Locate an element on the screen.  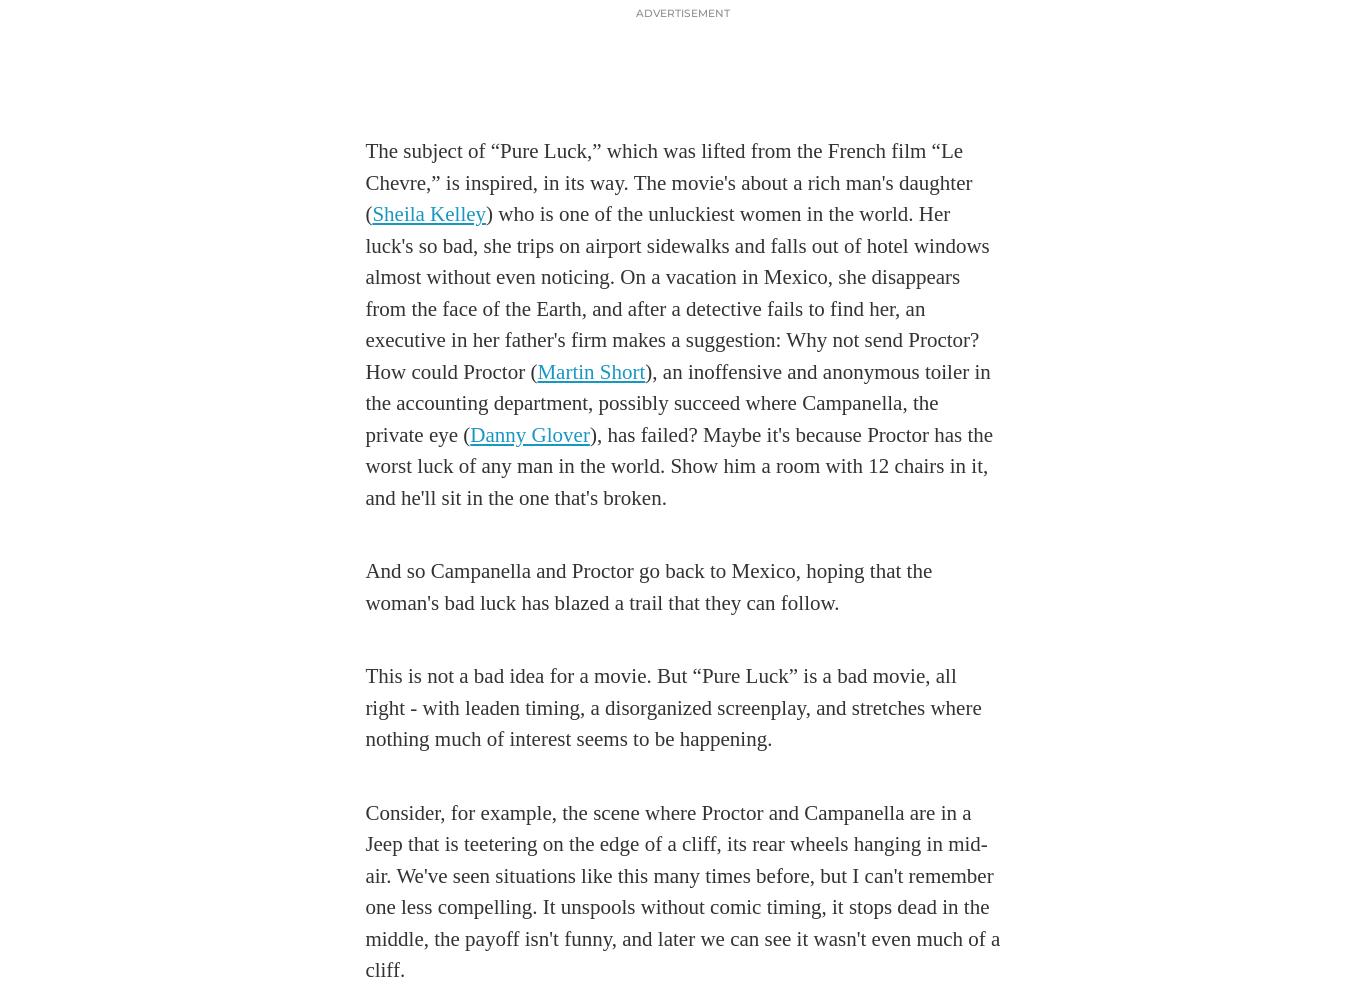
'This is not a bad idea for a movie. But “Pure Luck” is a bad movie, all right - with leaden timing, a disorganized screenplay, and stretches where nothing much of interest seems to be happening.' is located at coordinates (363, 706).